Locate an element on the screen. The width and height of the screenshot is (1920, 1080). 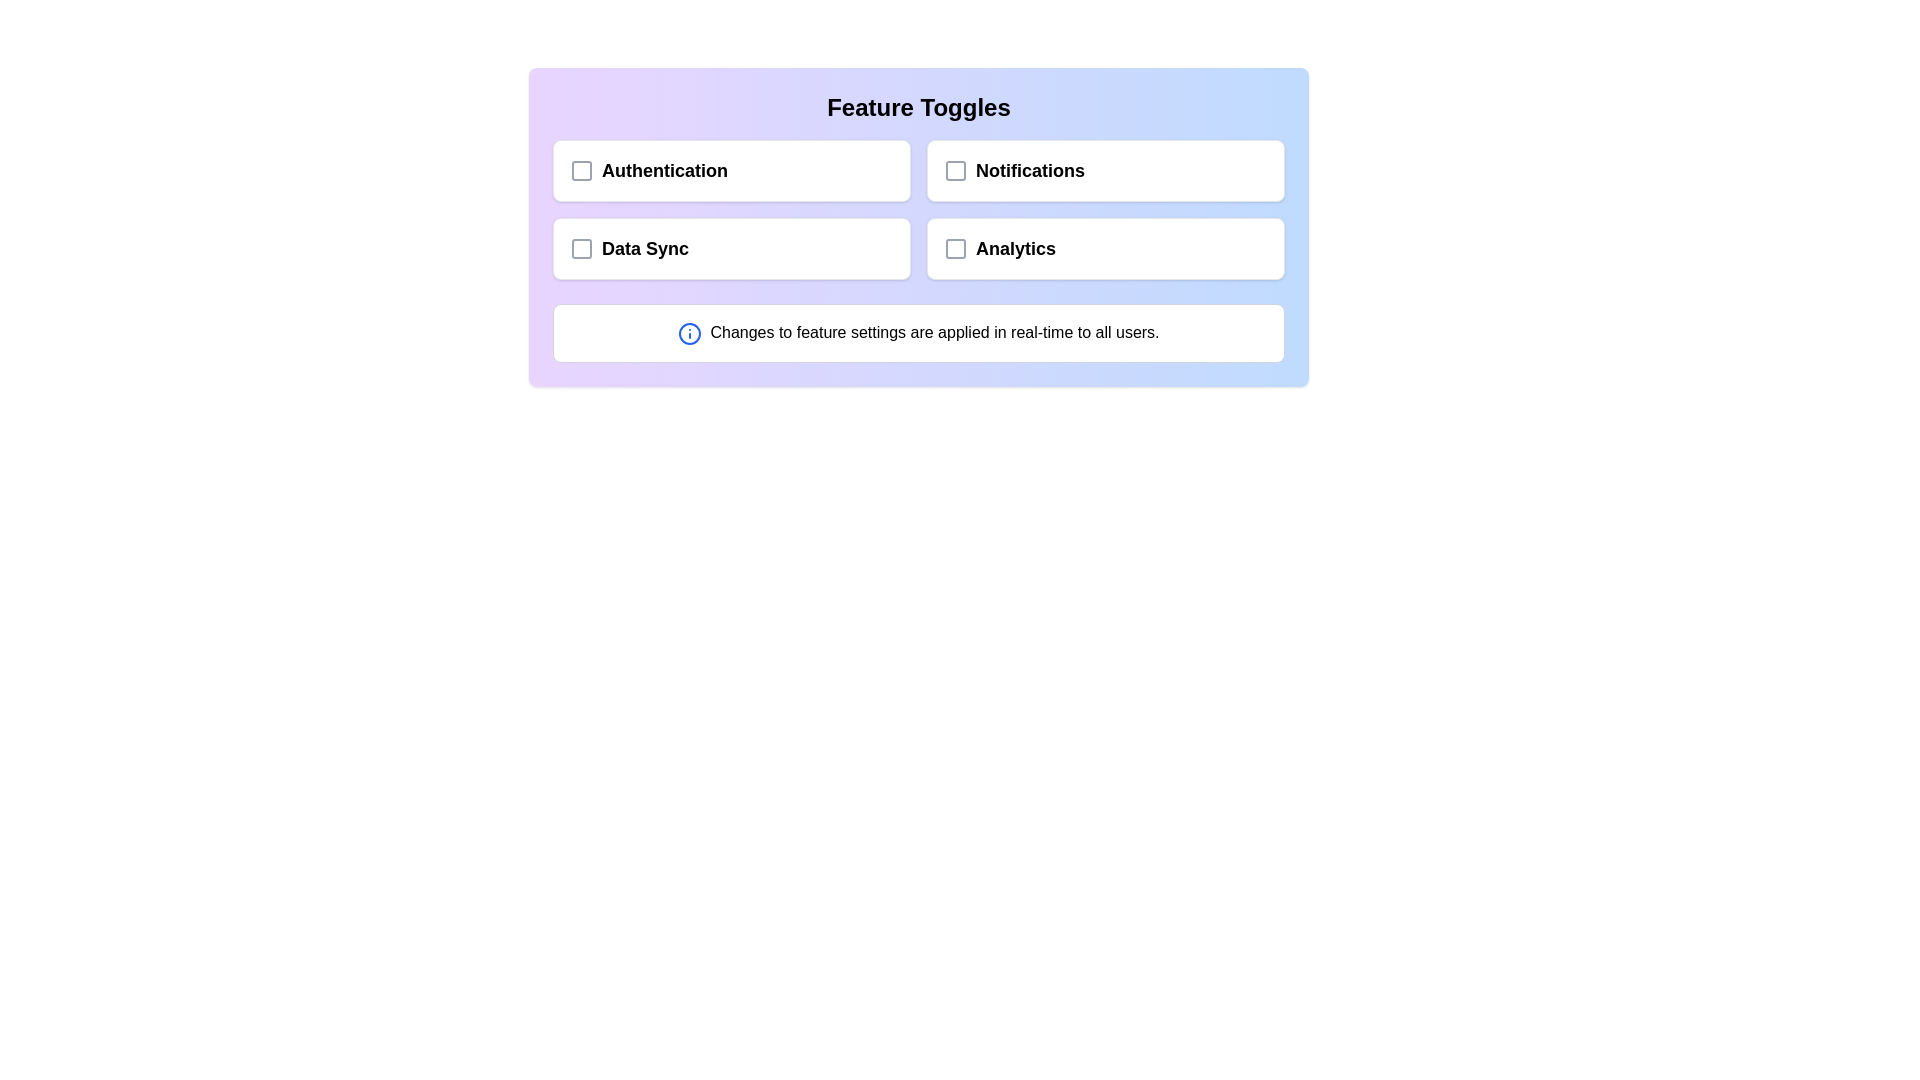
the unselected checkbox corresponding to the 'Data Sync' option in the feature toggles list is located at coordinates (580, 248).